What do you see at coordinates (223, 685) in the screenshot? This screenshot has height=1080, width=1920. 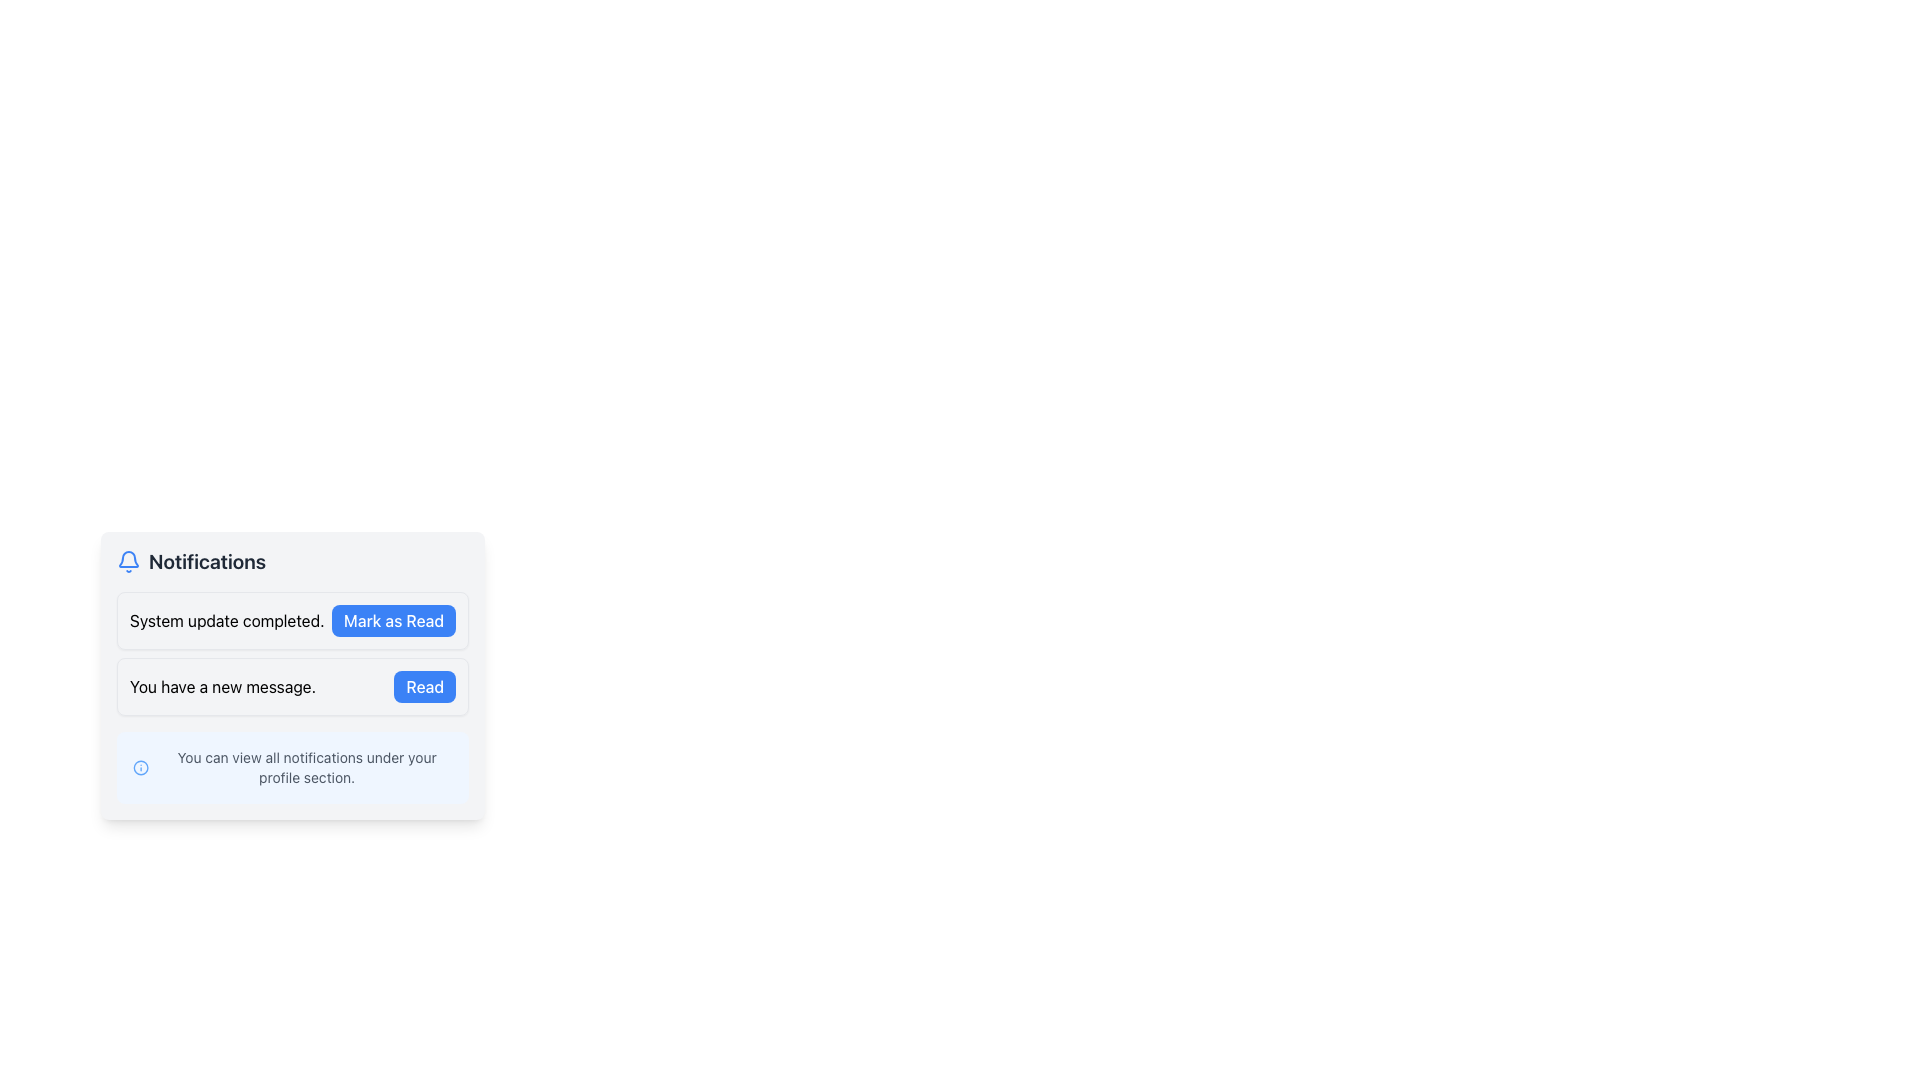 I see `the static text label displaying 'You have a new message.' which is located in the second row of the notification card, preceding the 'Read' button` at bounding box center [223, 685].